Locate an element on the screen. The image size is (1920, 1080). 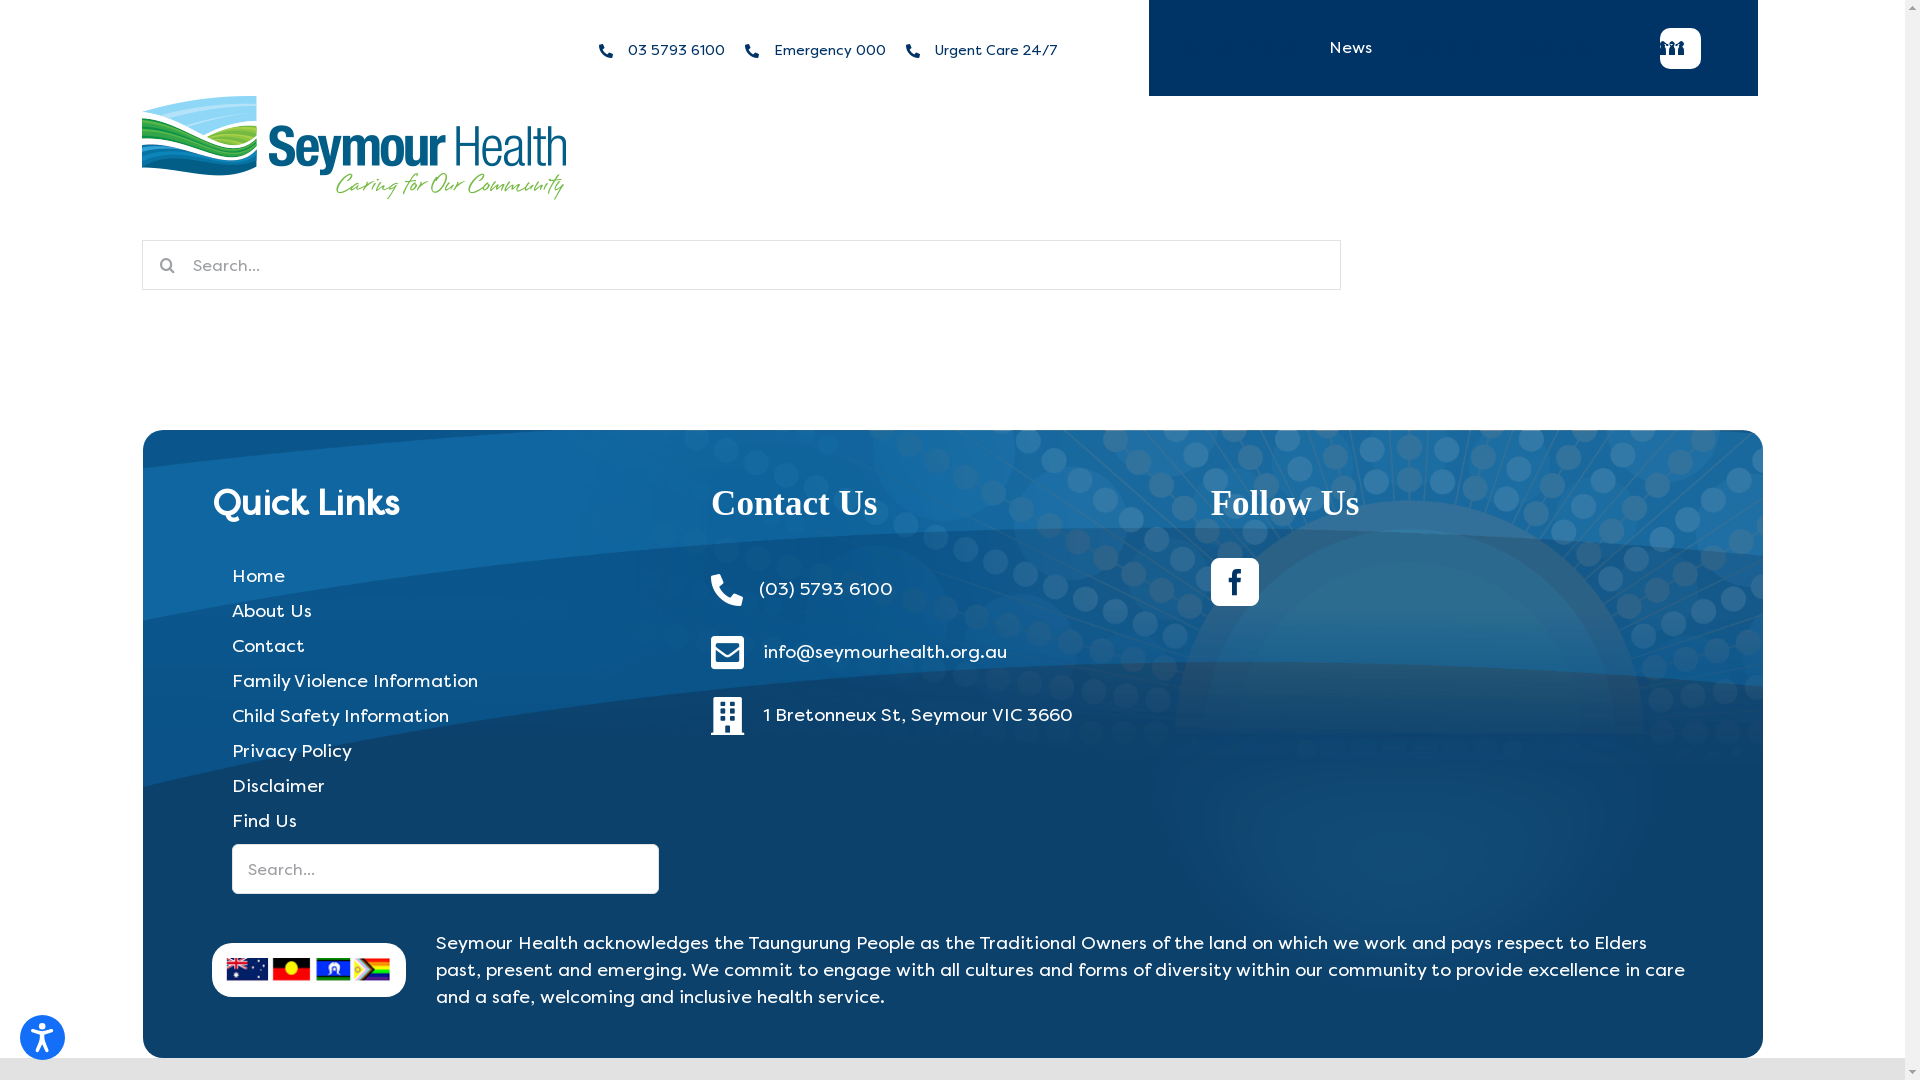
'Find Us' is located at coordinates (211, 821).